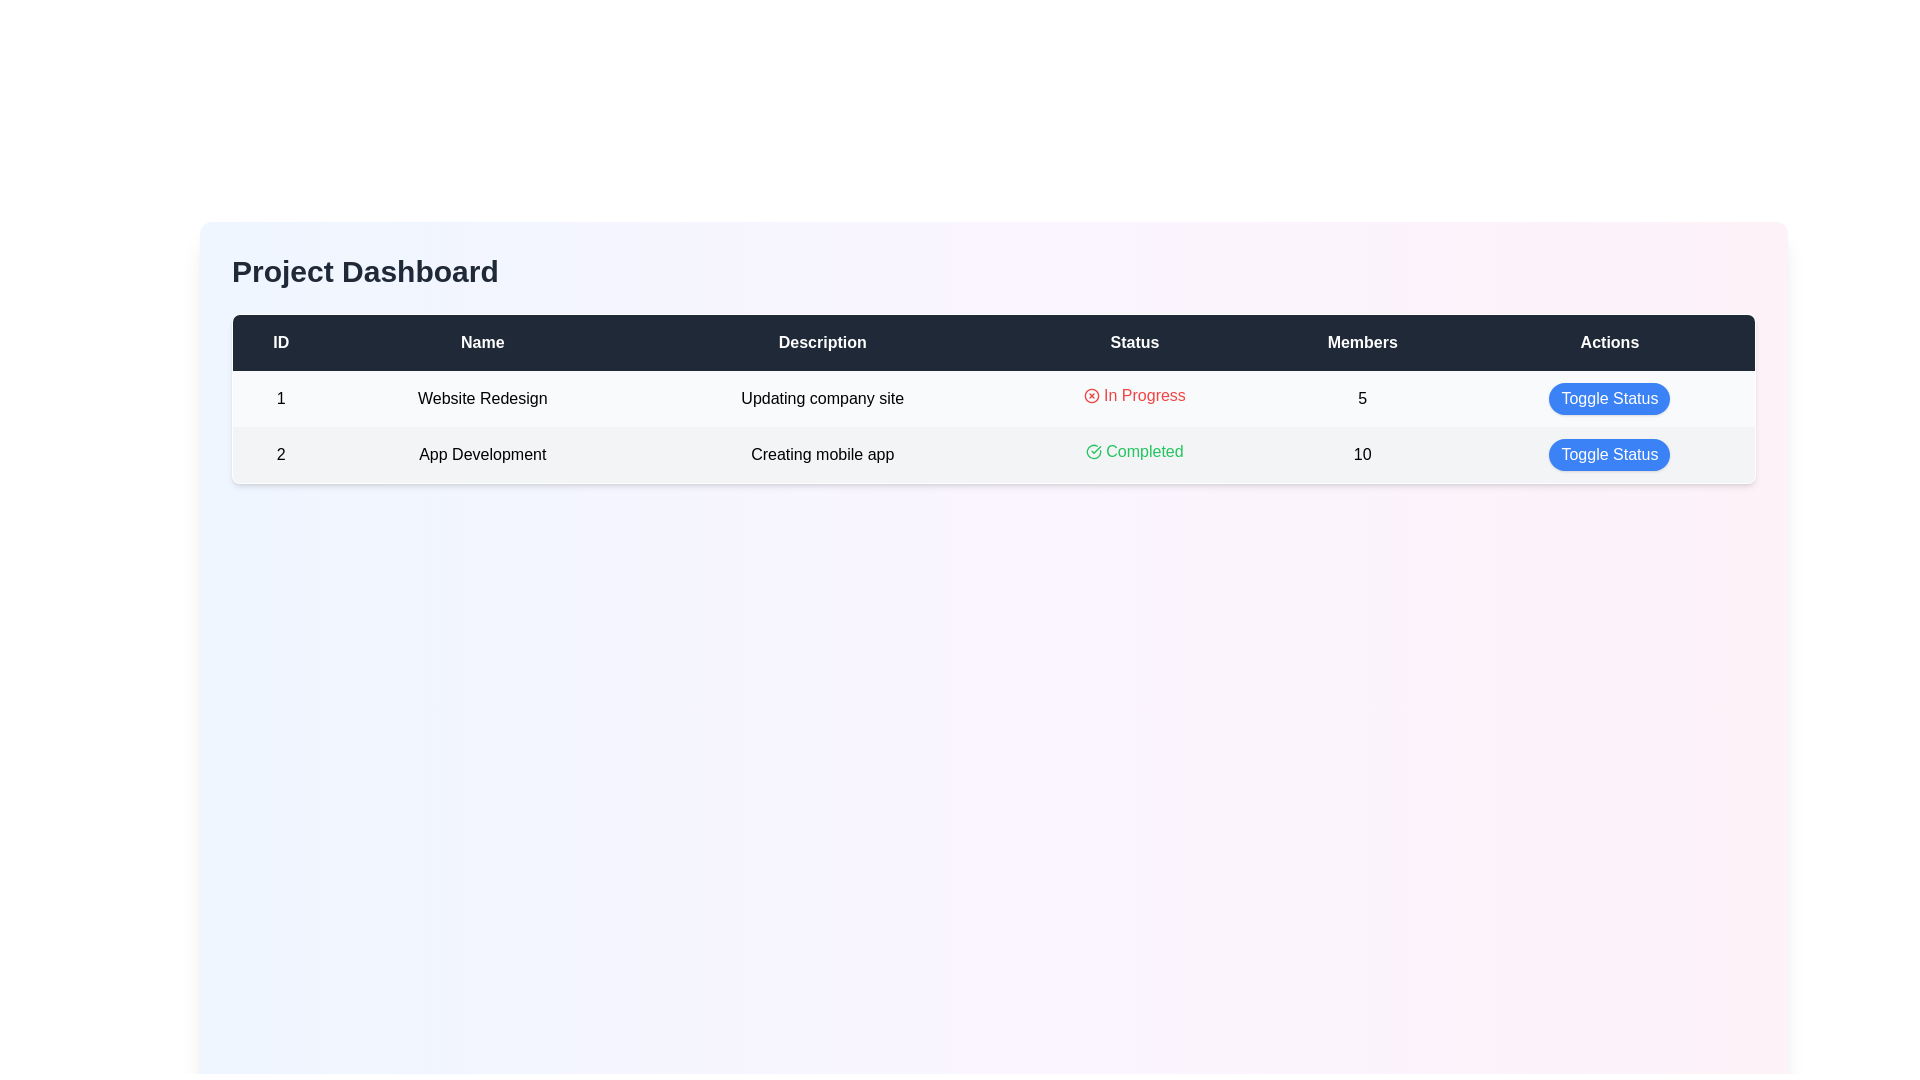 Image resolution: width=1920 pixels, height=1080 pixels. What do you see at coordinates (1609, 398) in the screenshot?
I see `the toggle button in the 'Actions' column of the first row in the 'Project Dashboard' to change the status of the associated item or project` at bounding box center [1609, 398].